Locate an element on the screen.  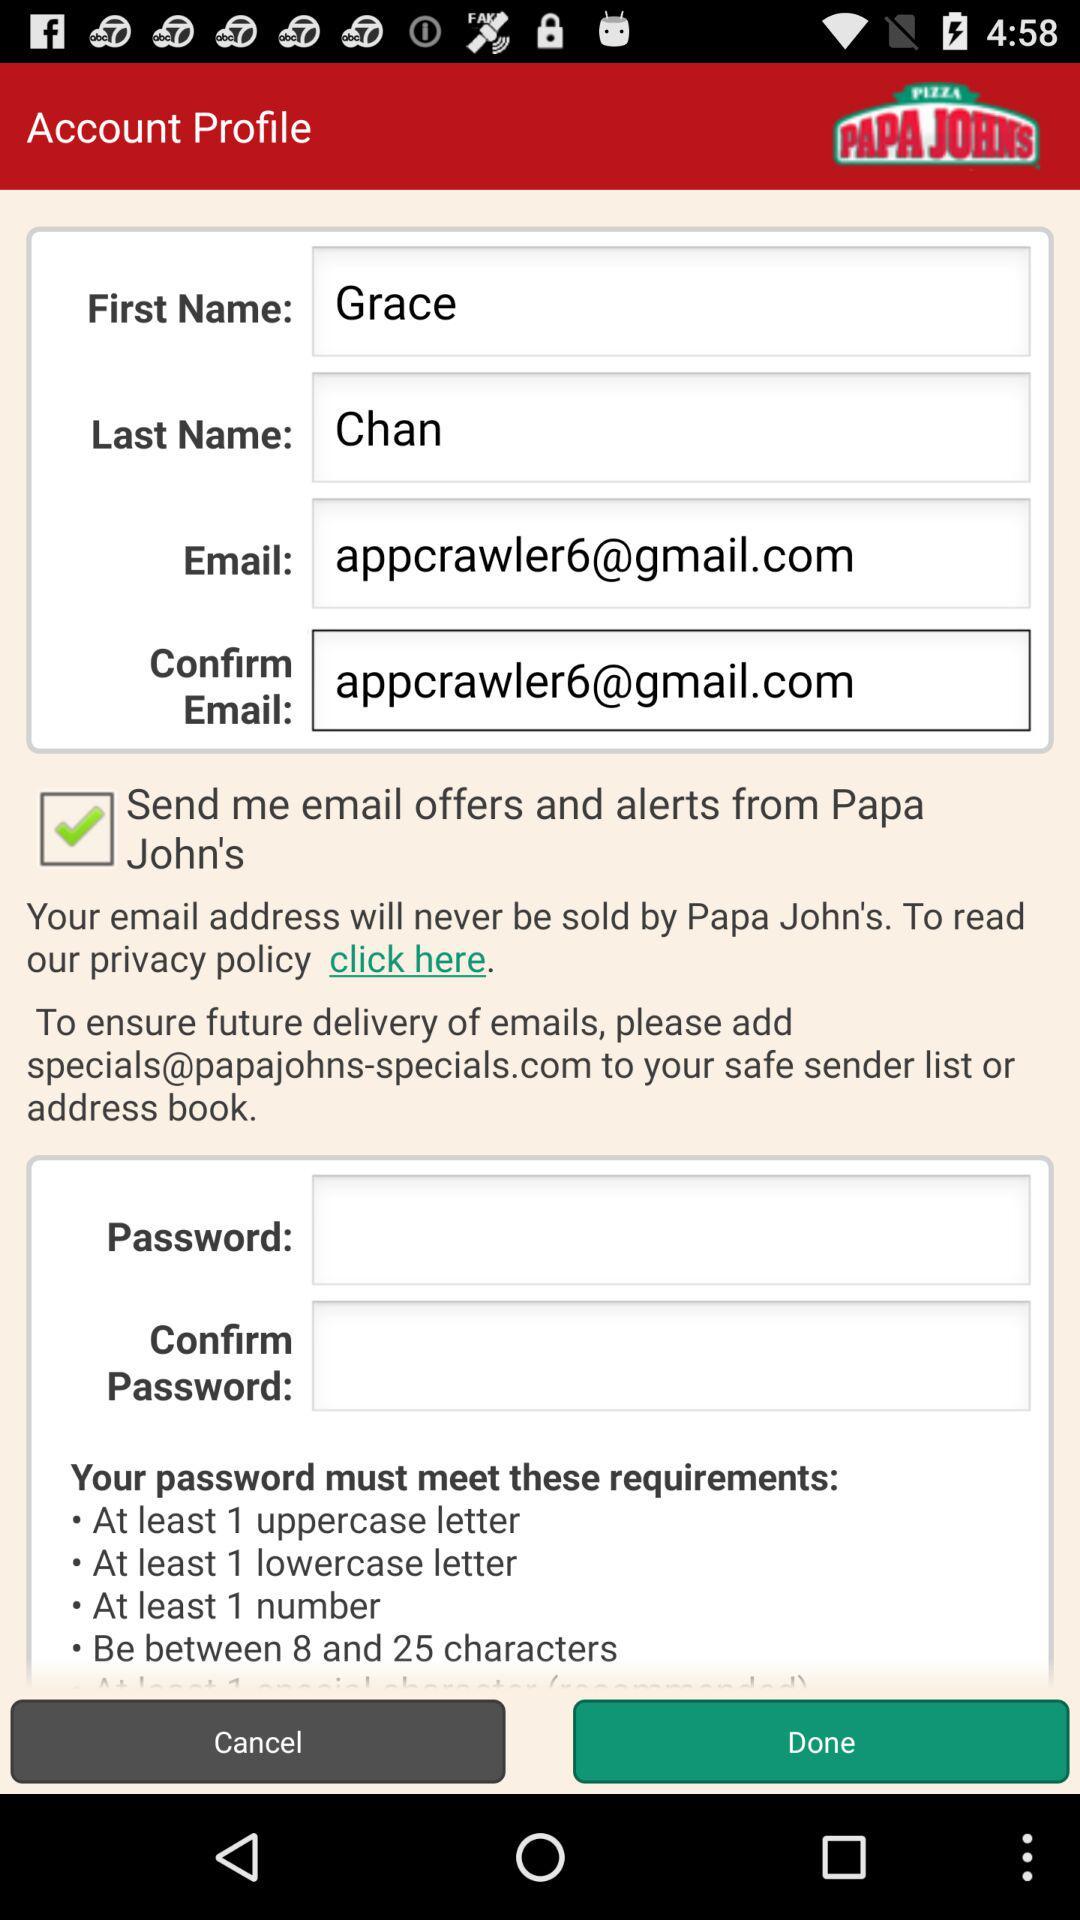
the send me email is located at coordinates (540, 827).